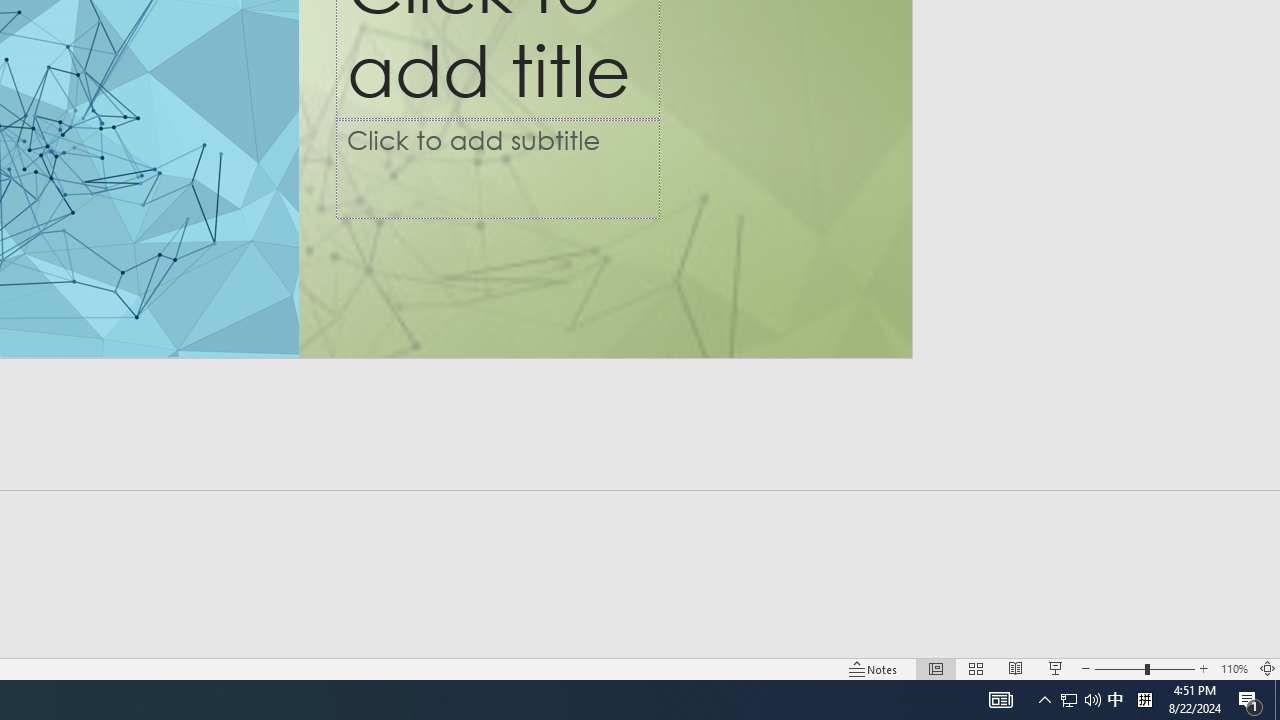  What do you see at coordinates (1203, 669) in the screenshot?
I see `'Zoom In'` at bounding box center [1203, 669].